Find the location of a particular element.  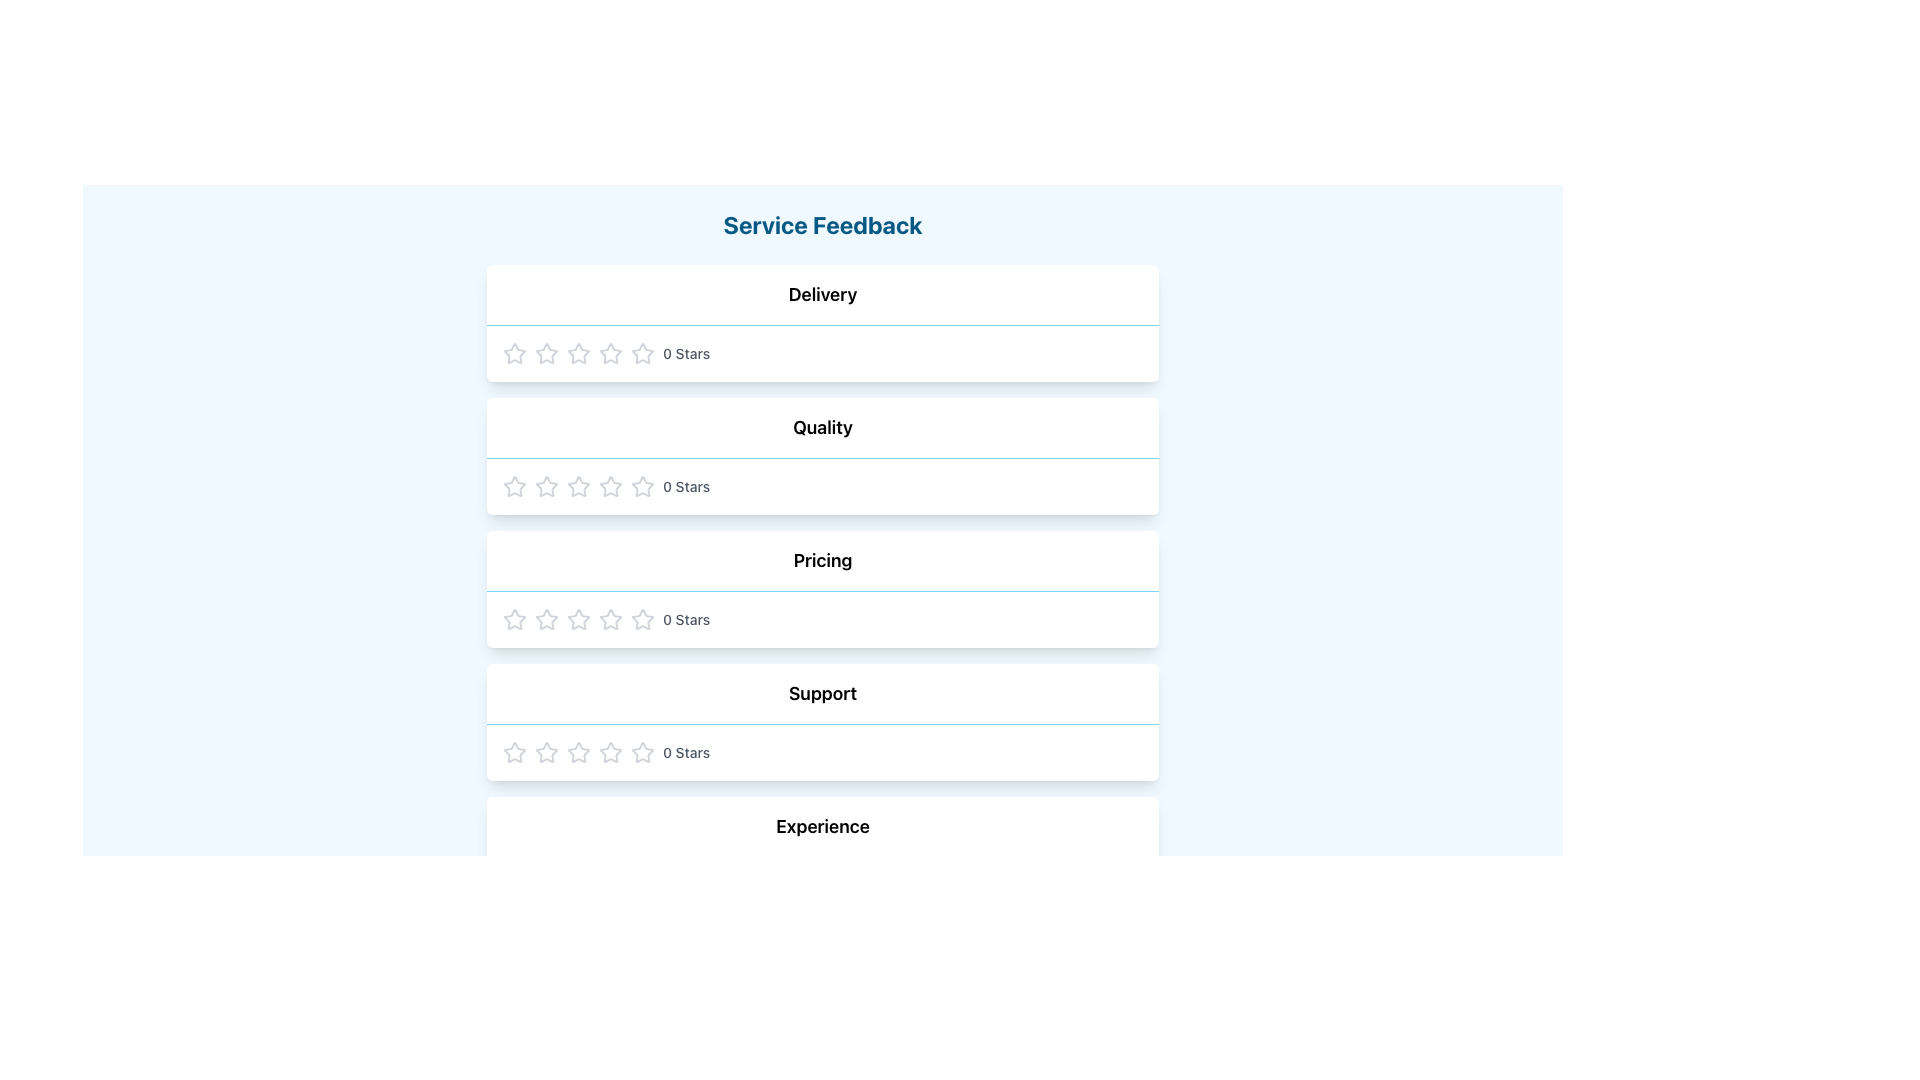

the first star in the Star Rating Display located in the Delivery section of the feedback form is located at coordinates (822, 353).